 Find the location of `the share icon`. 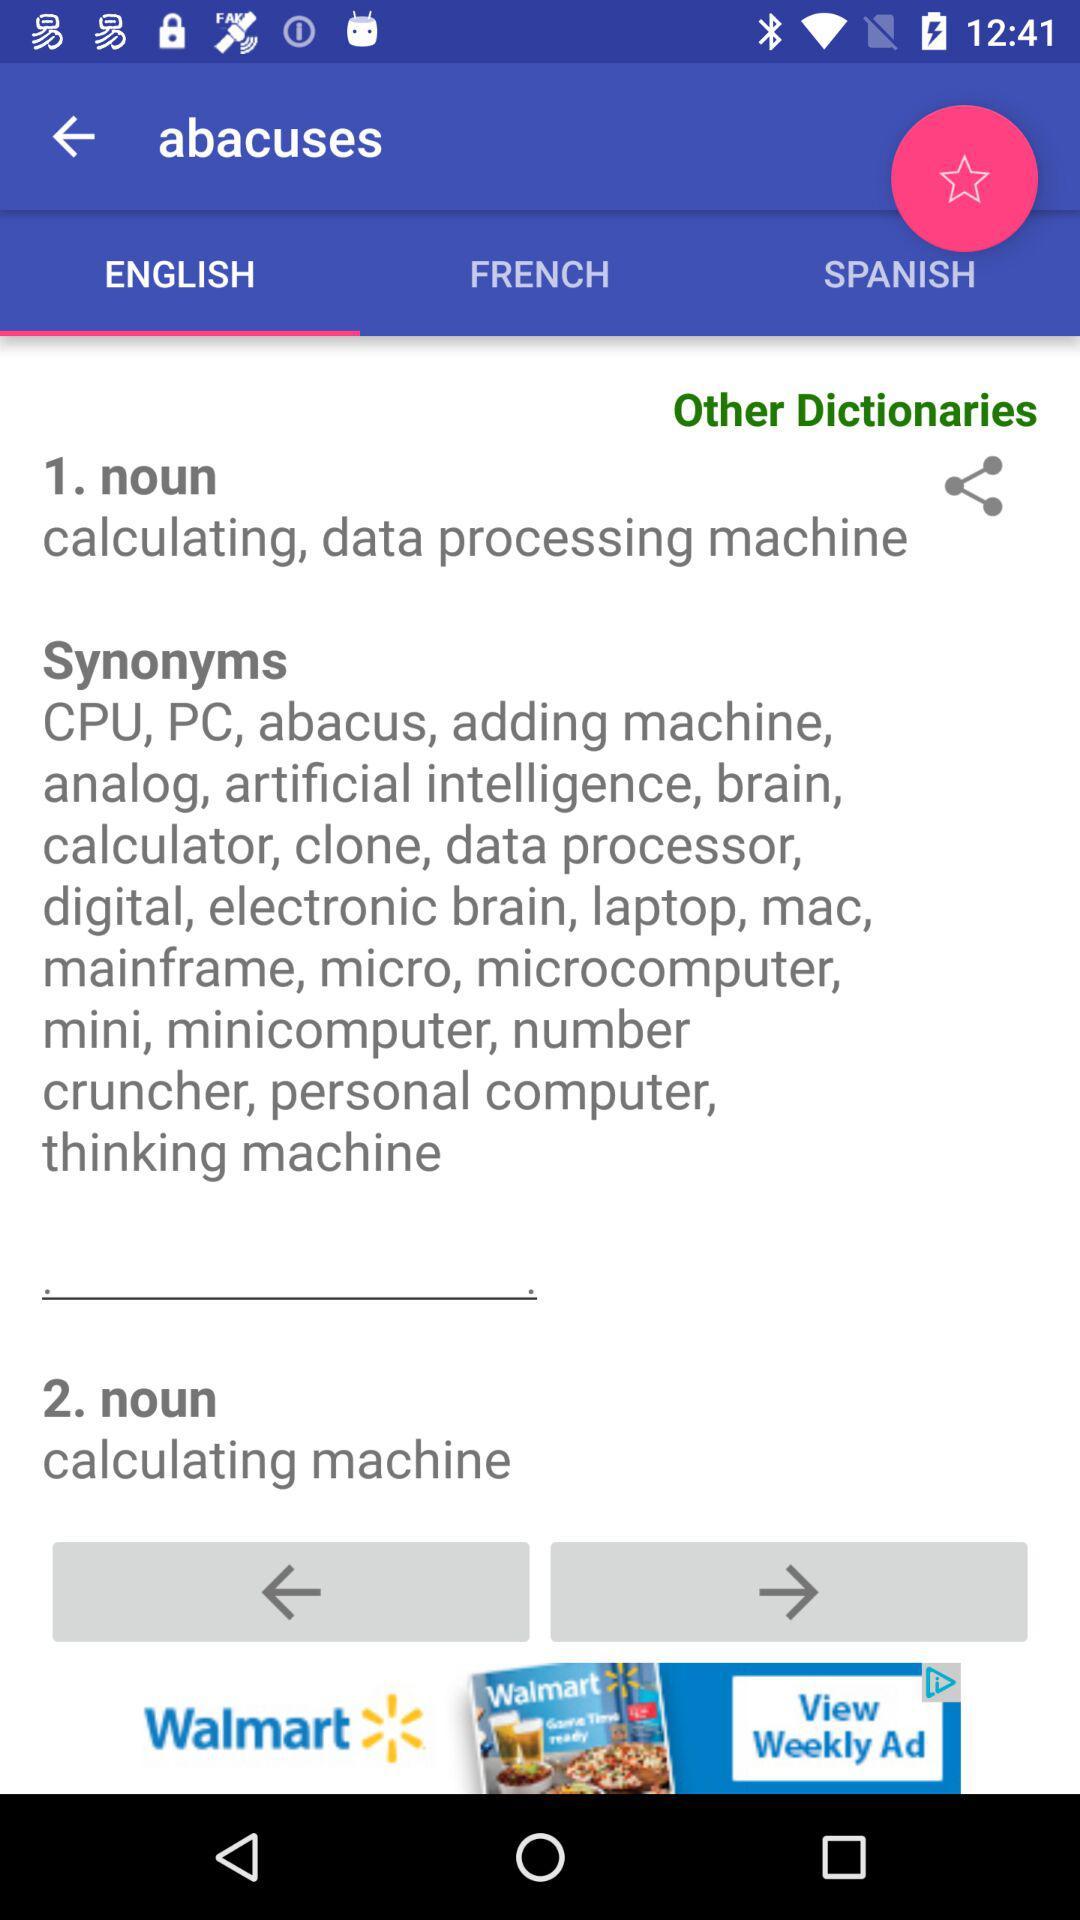

the share icon is located at coordinates (969, 485).